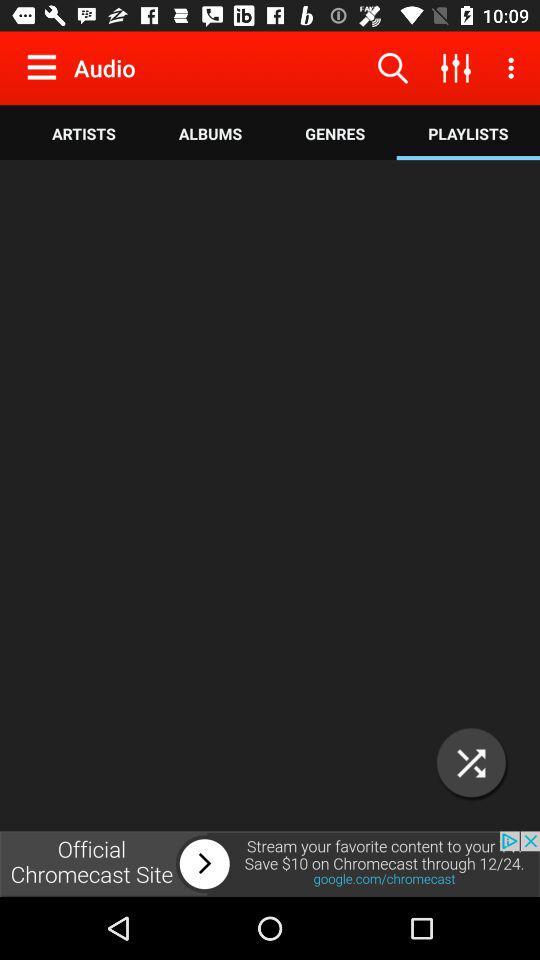 This screenshot has height=960, width=540. Describe the element at coordinates (270, 863) in the screenshot. I see `advertisement link image` at that location.